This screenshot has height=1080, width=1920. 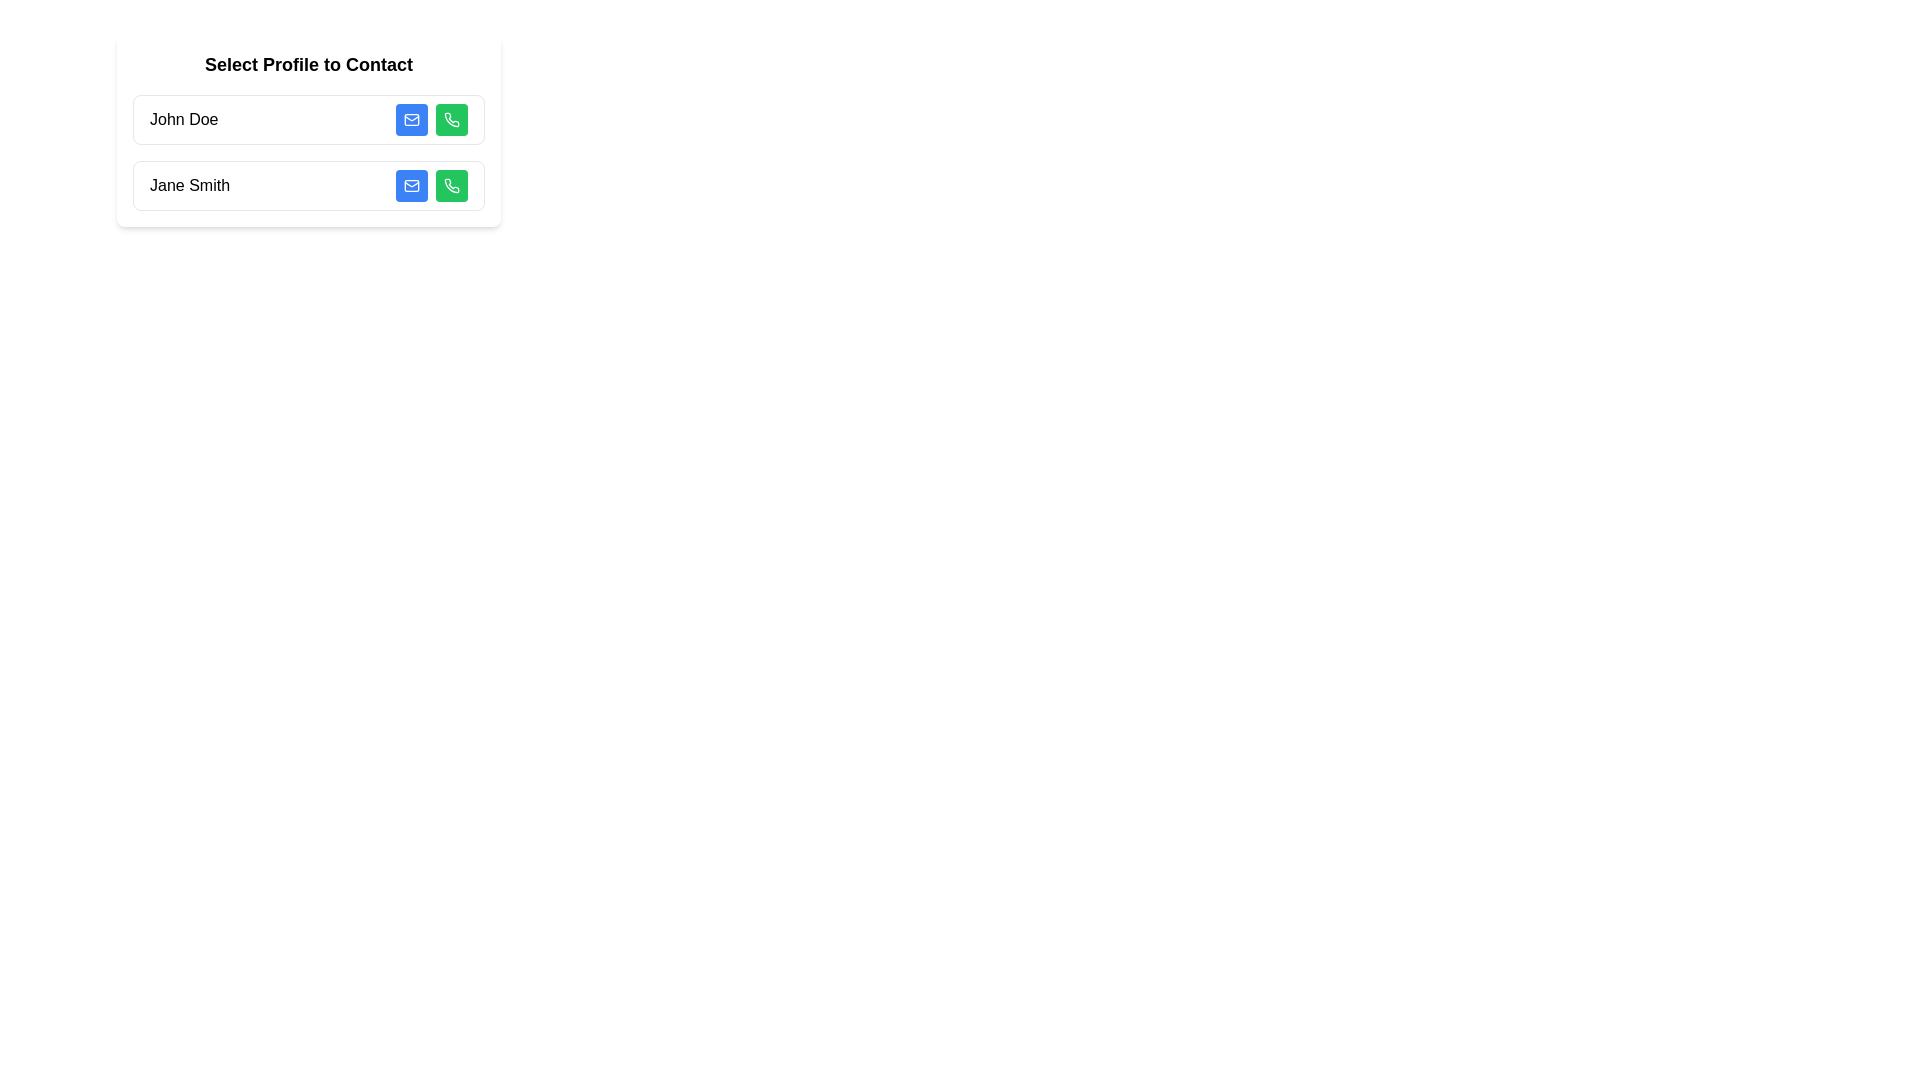 I want to click on to select the profile information for 'Jane Smith' in the second item of the list labeled 'Select Profile to Contact', so click(x=307, y=185).